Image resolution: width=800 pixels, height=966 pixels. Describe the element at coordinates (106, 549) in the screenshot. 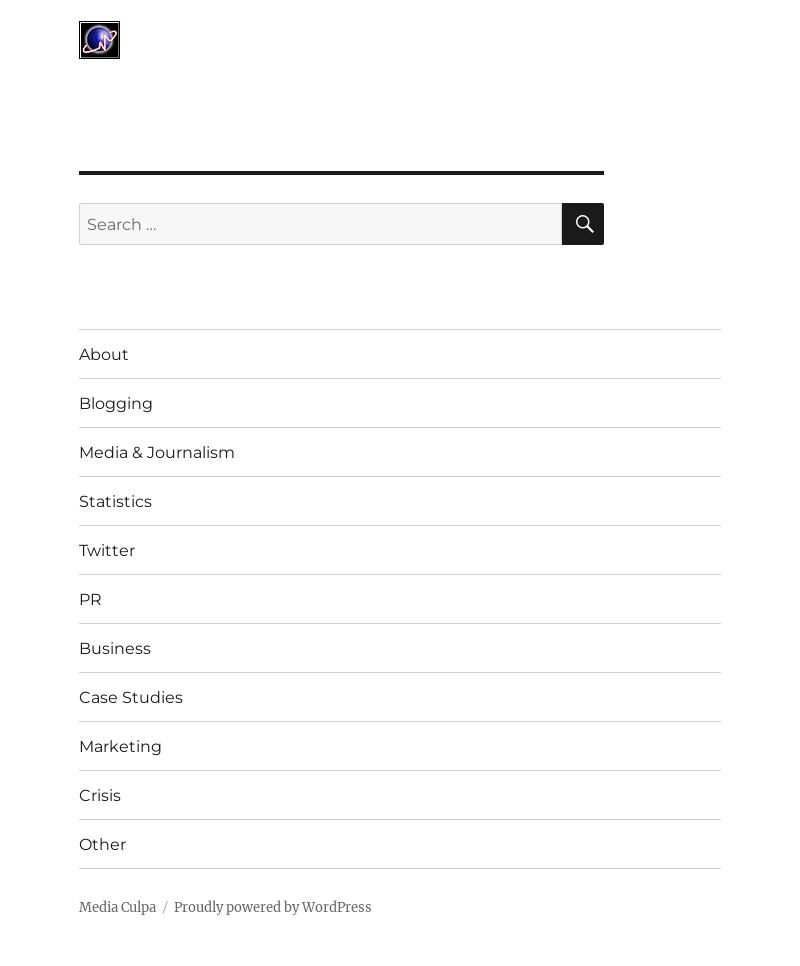

I see `'Twitter'` at that location.